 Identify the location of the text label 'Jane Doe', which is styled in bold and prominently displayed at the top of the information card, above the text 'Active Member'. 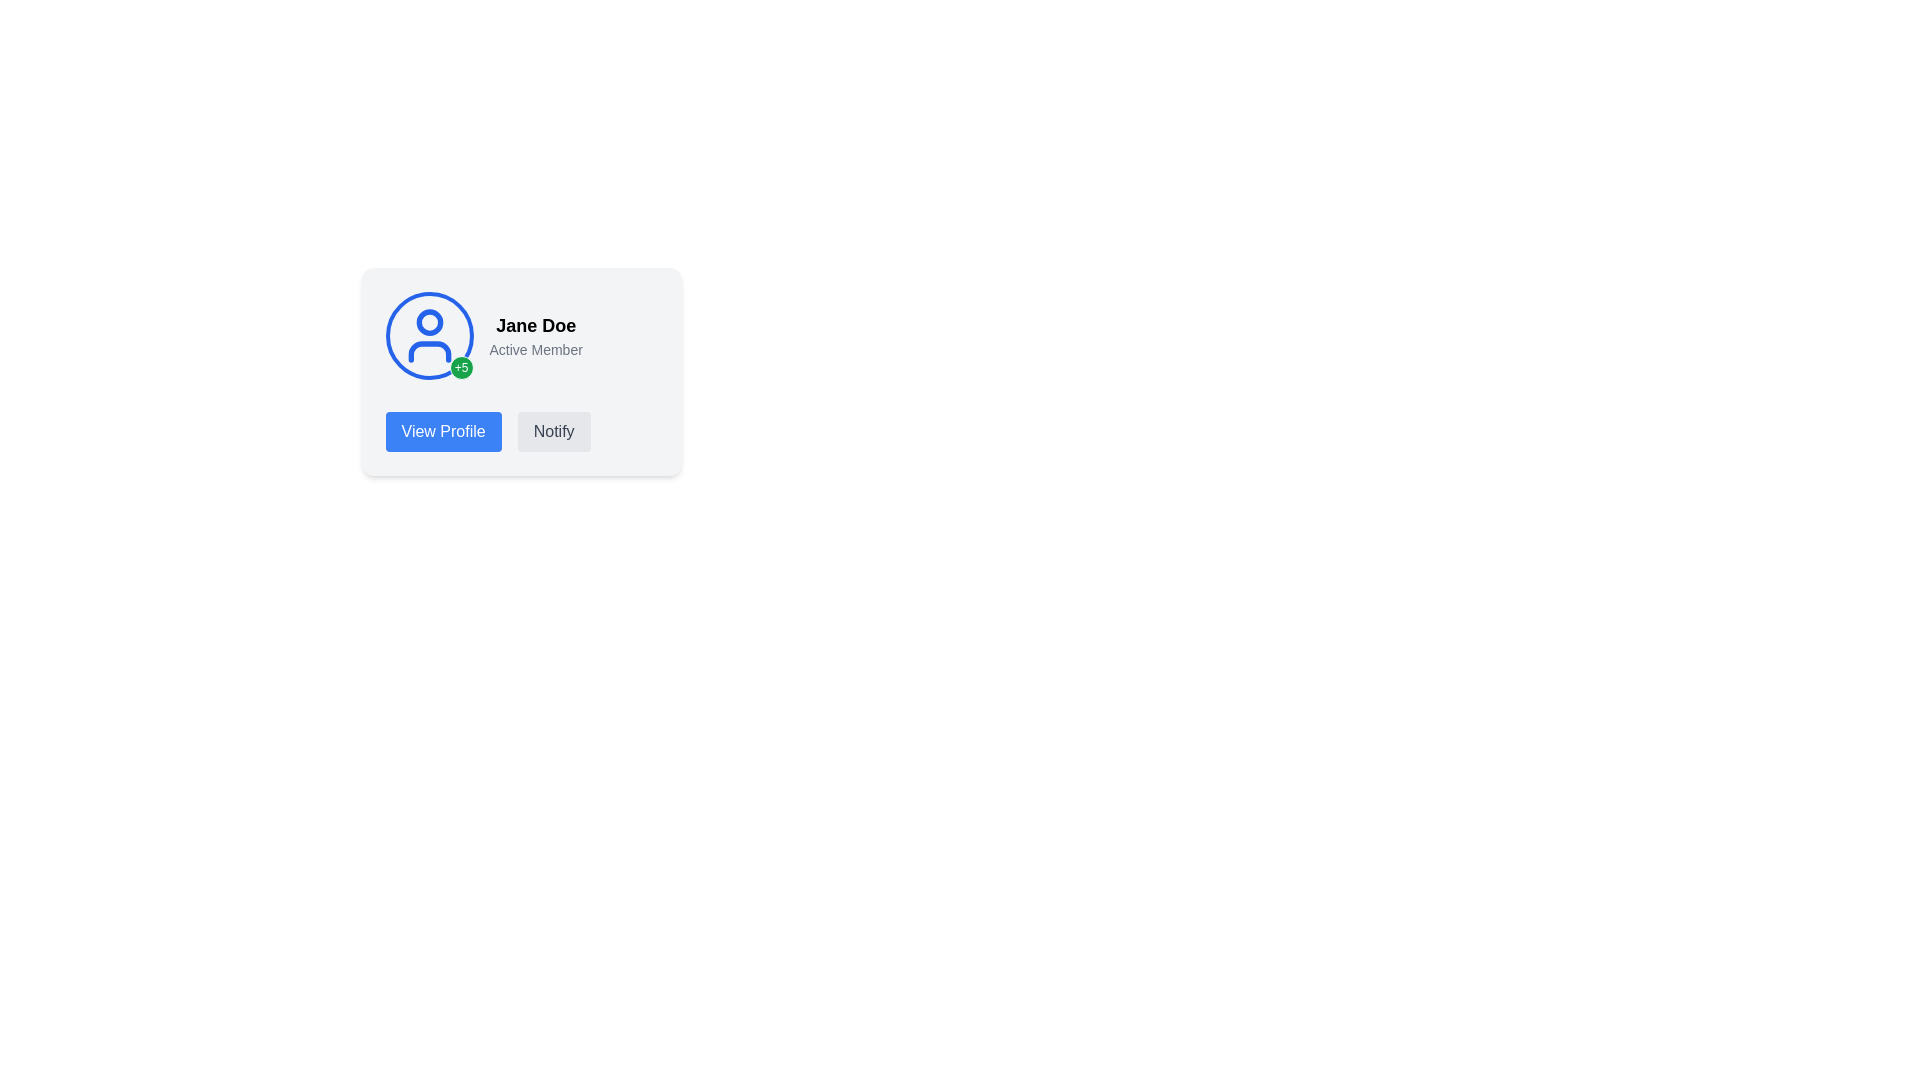
(536, 325).